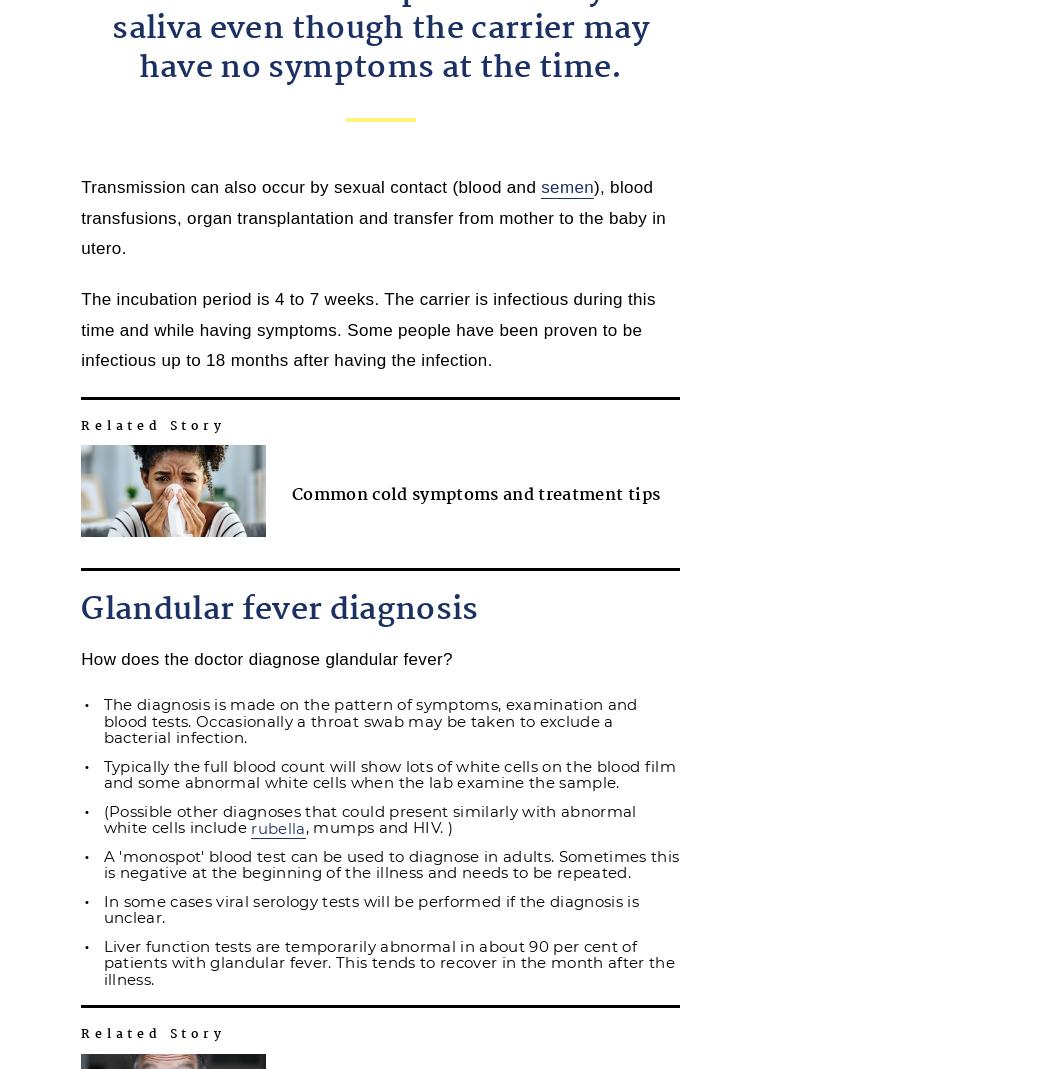  I want to click on 'Glandular fever diagnosis', so click(278, 609).